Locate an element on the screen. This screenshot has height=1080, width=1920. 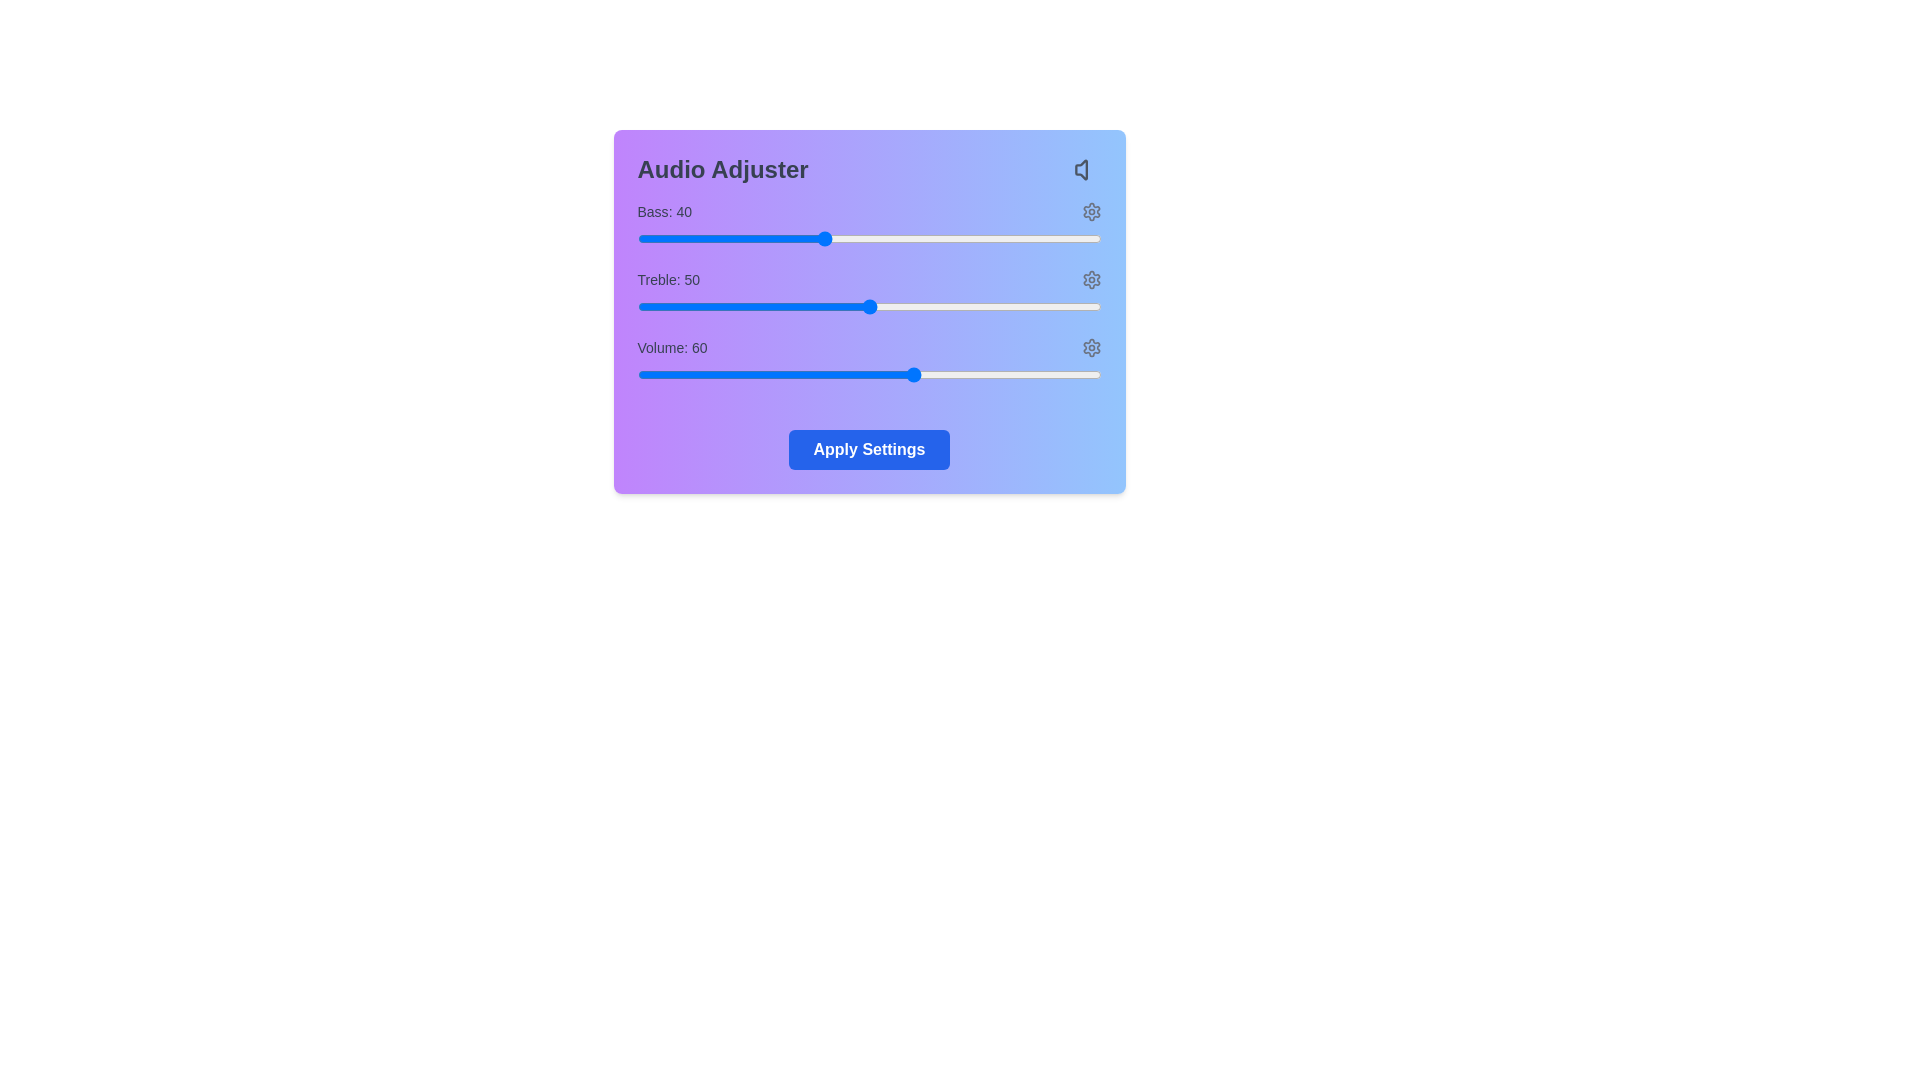
bass is located at coordinates (716, 230).